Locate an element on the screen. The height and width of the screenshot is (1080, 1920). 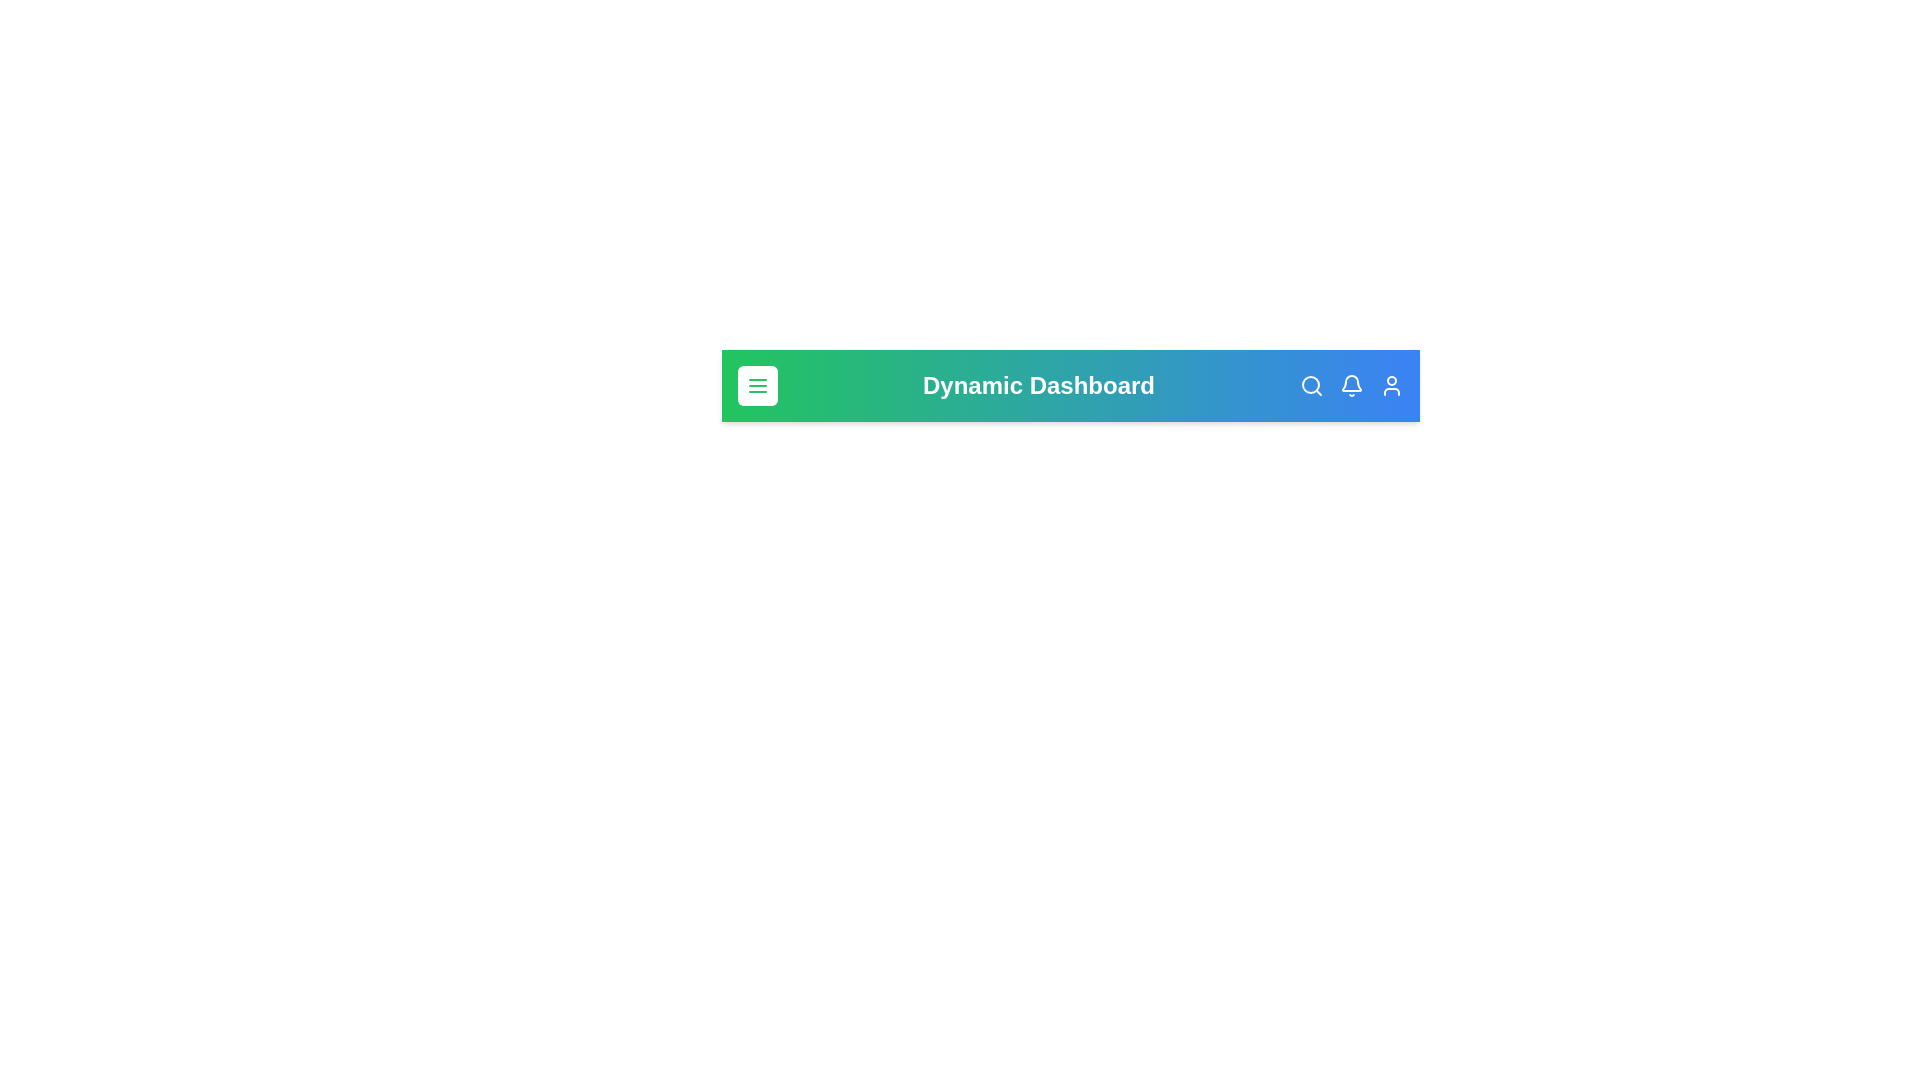
the menu button to toggle the side menu visibility is located at coordinates (757, 385).